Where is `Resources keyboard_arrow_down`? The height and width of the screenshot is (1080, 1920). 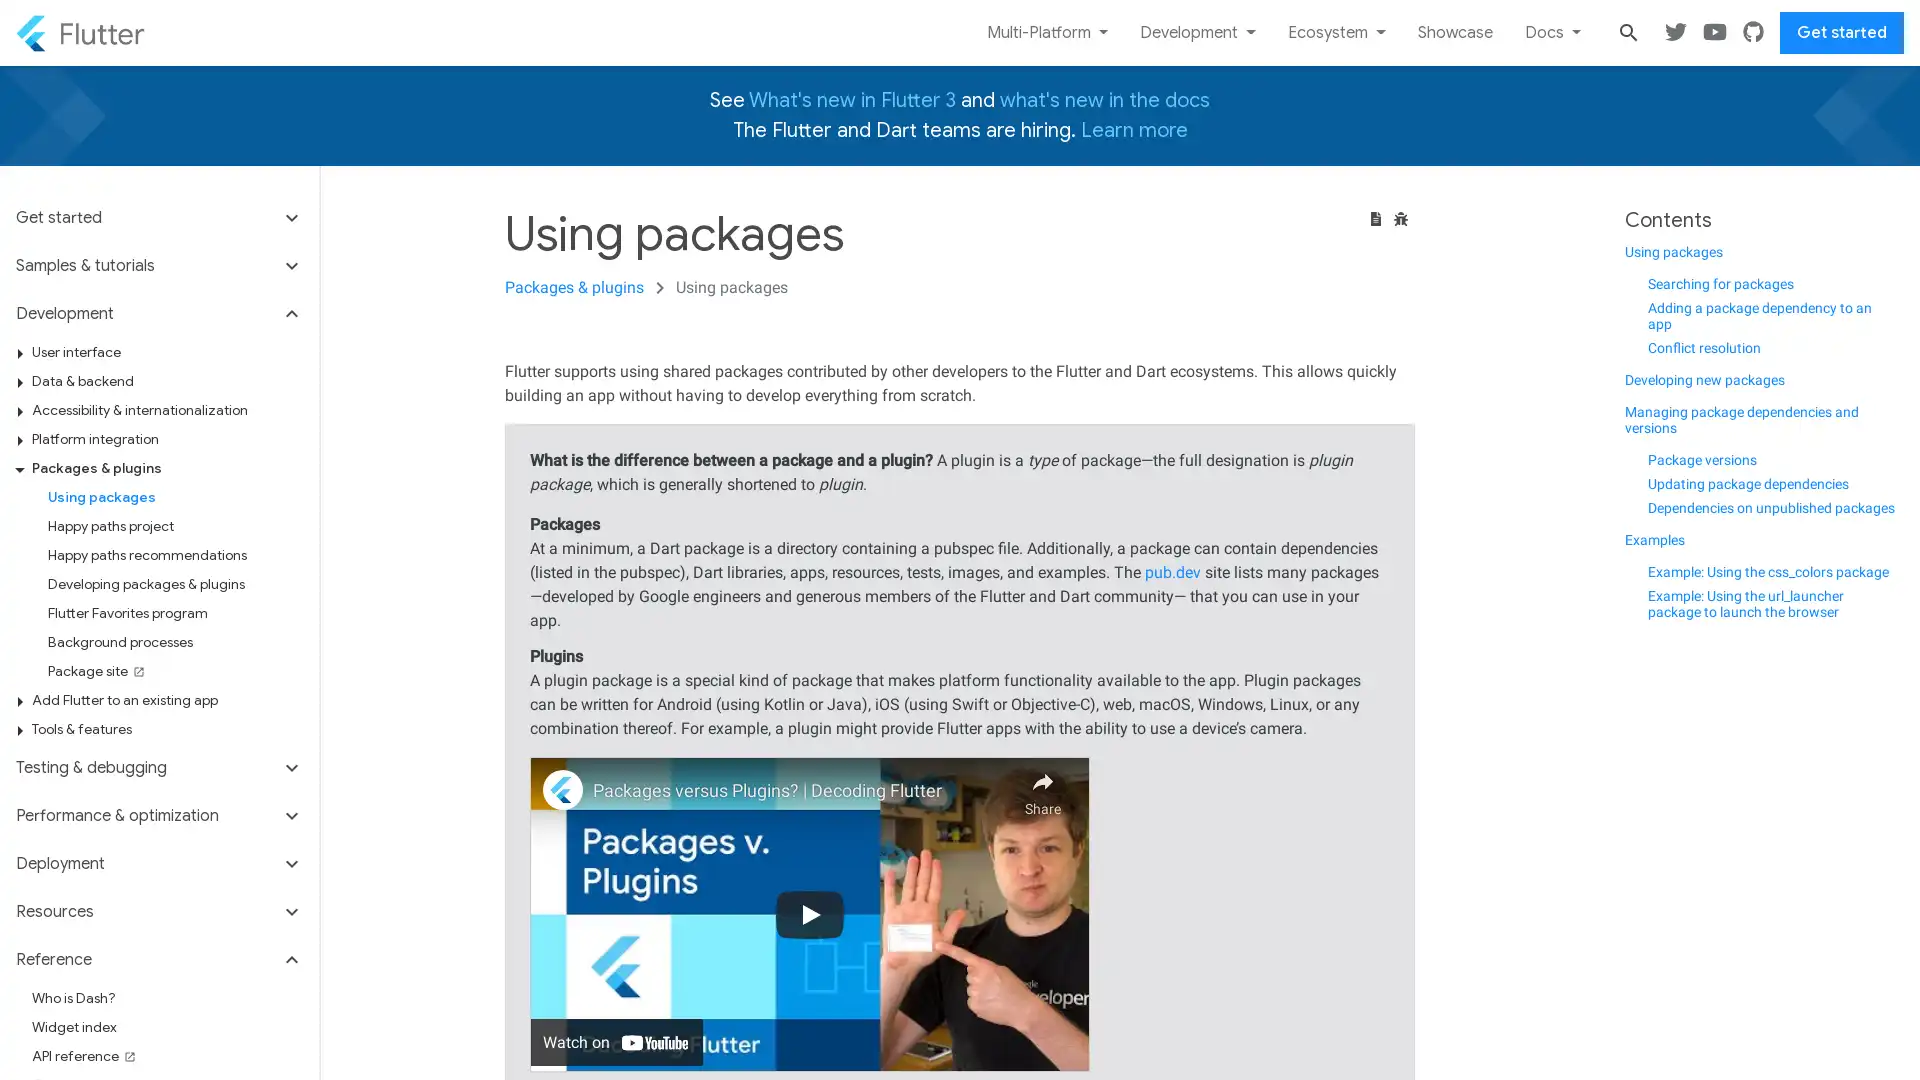
Resources keyboard_arrow_down is located at coordinates (158, 911).